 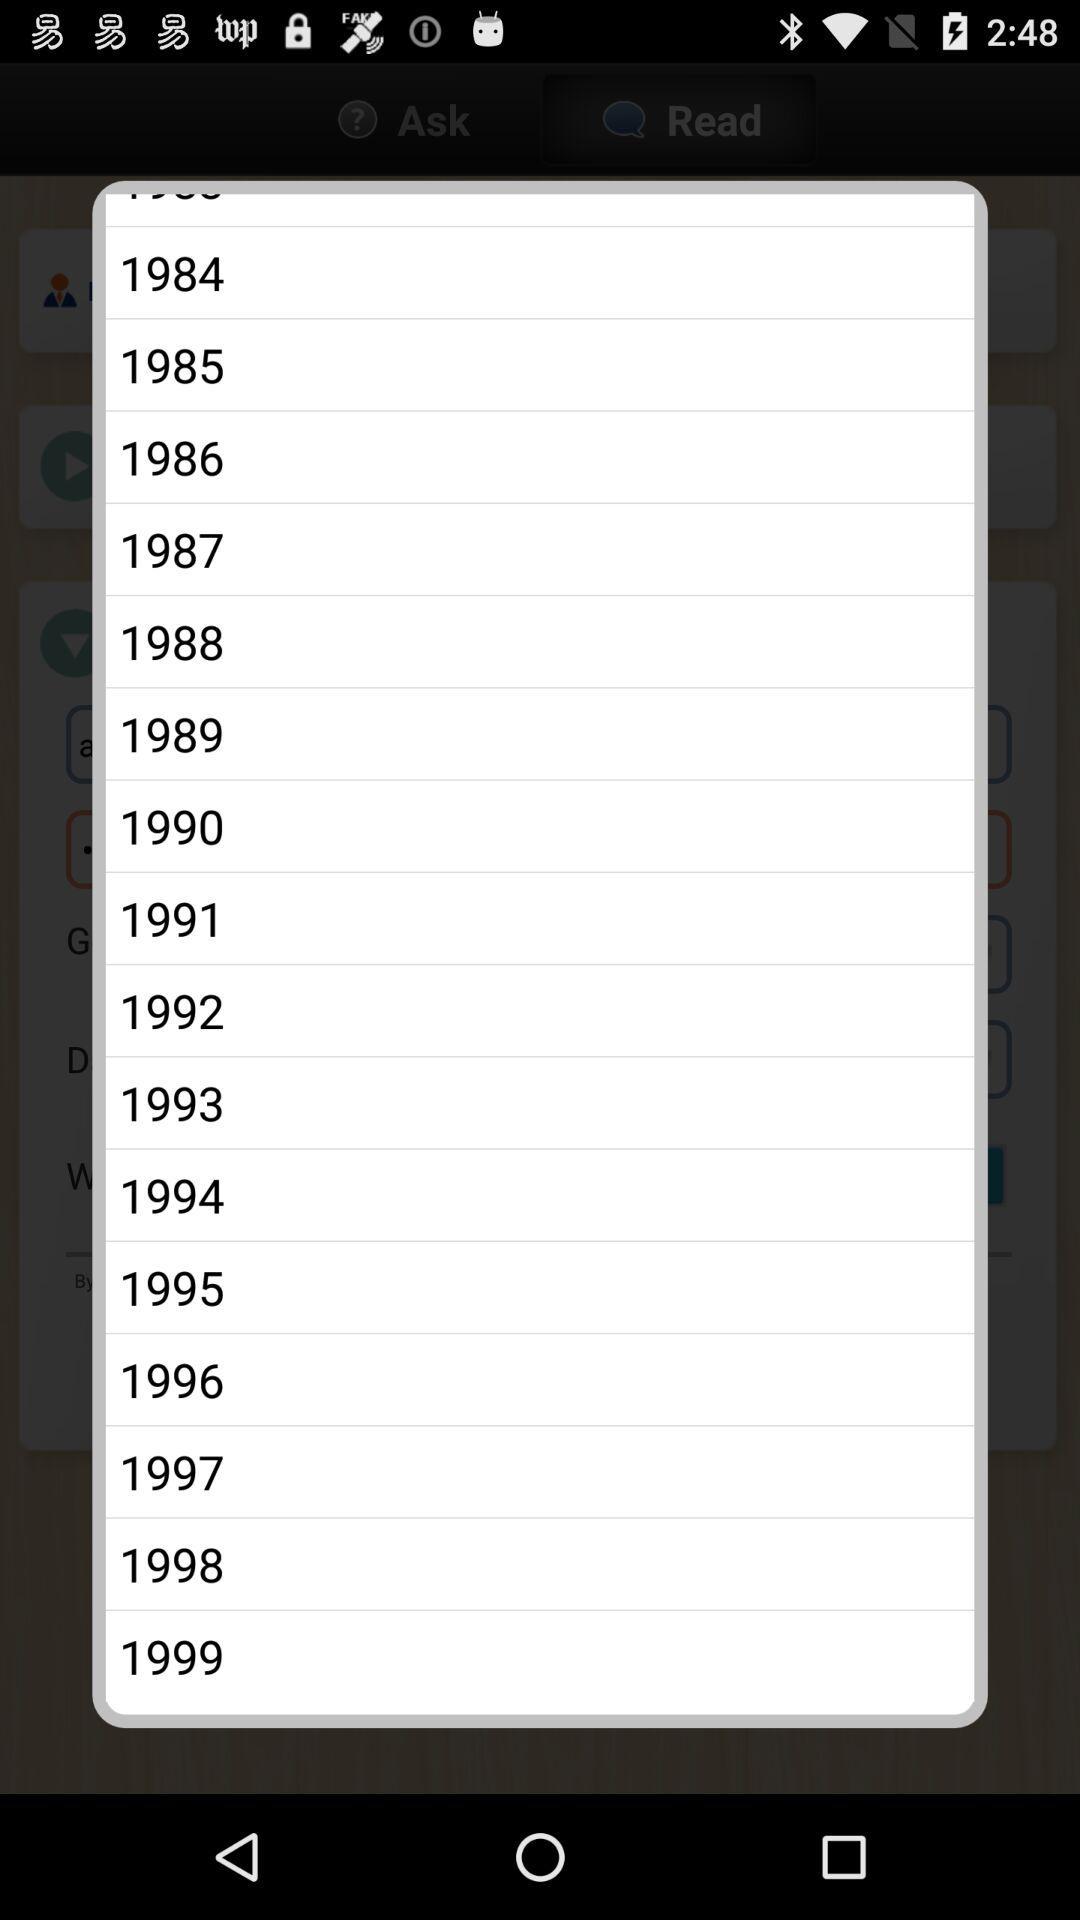 What do you see at coordinates (540, 1010) in the screenshot?
I see `the item above the 1993 item` at bounding box center [540, 1010].